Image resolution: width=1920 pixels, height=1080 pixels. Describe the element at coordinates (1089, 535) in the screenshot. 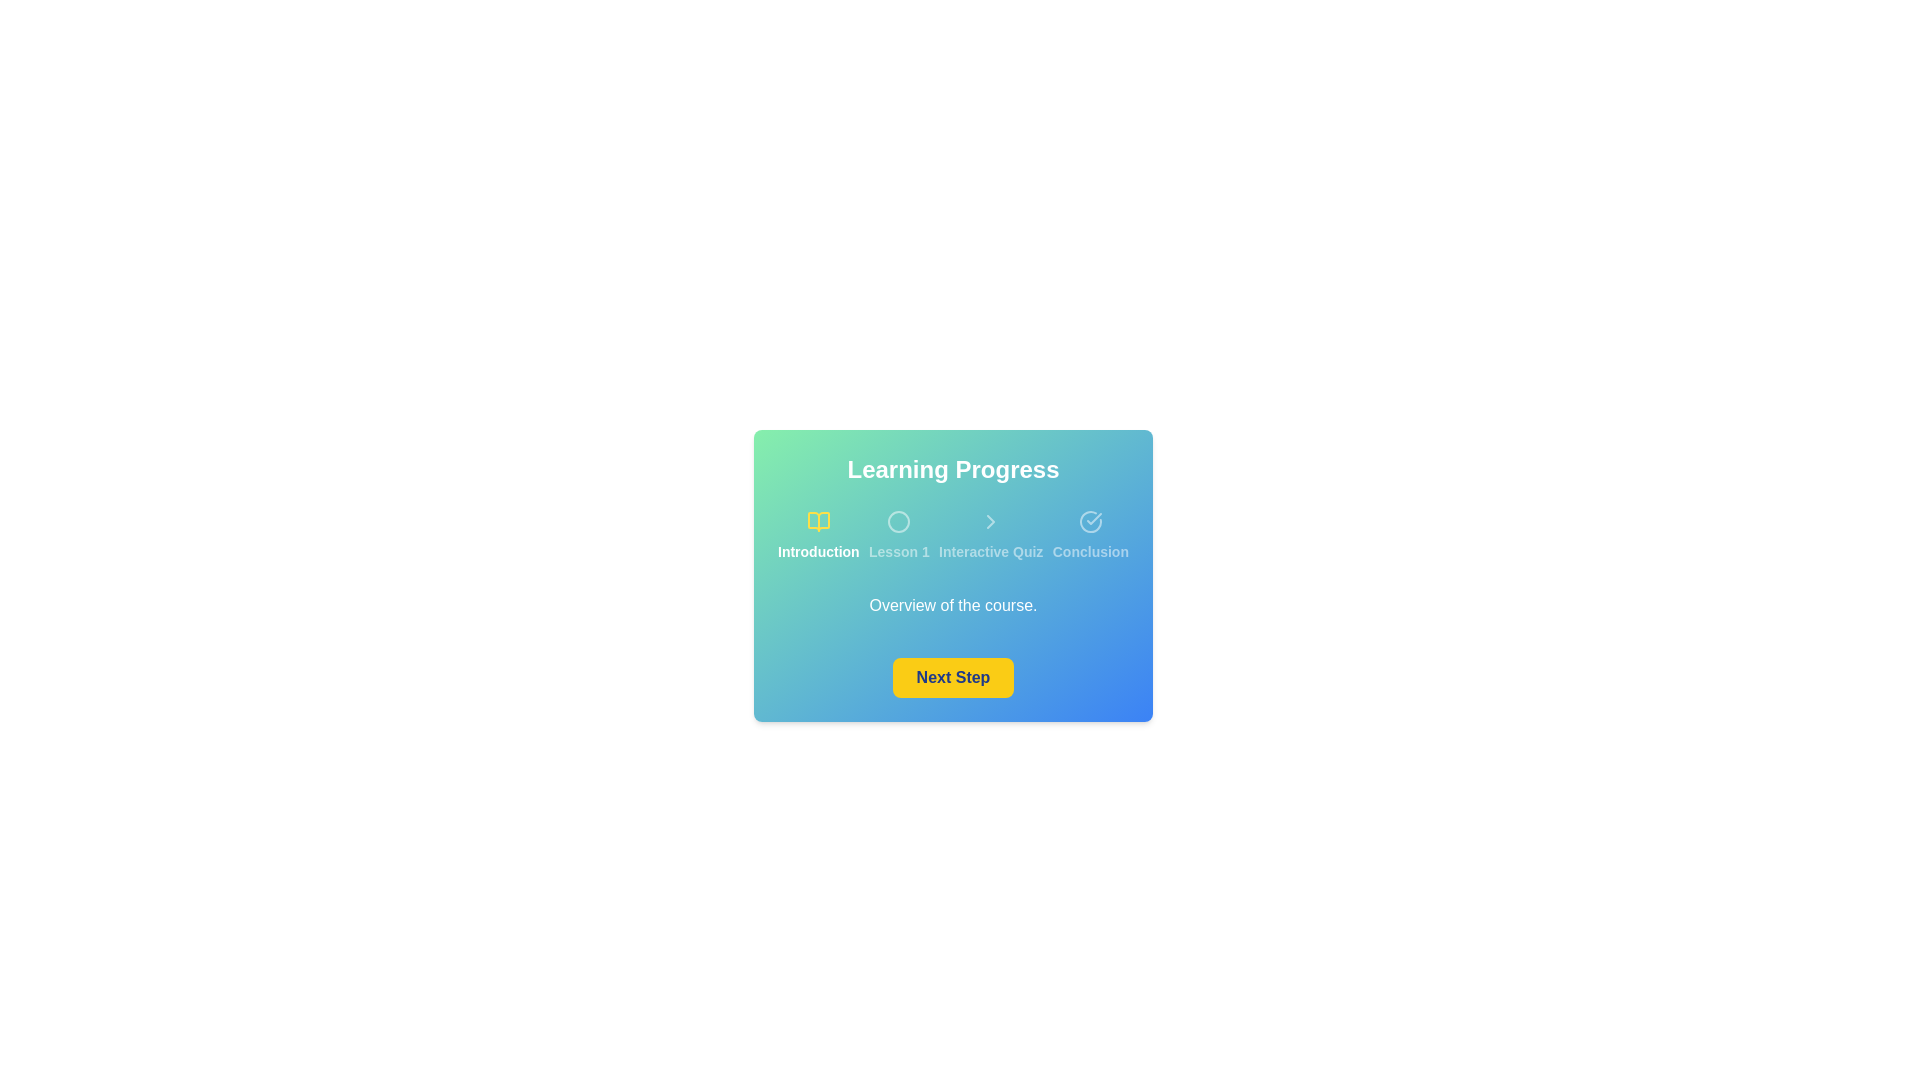

I see `the state of the 'Conclusion' Label with Icon, which features a circular checkmark icon above the text and is the last item in the row labeled 'Learning Progress'` at that location.